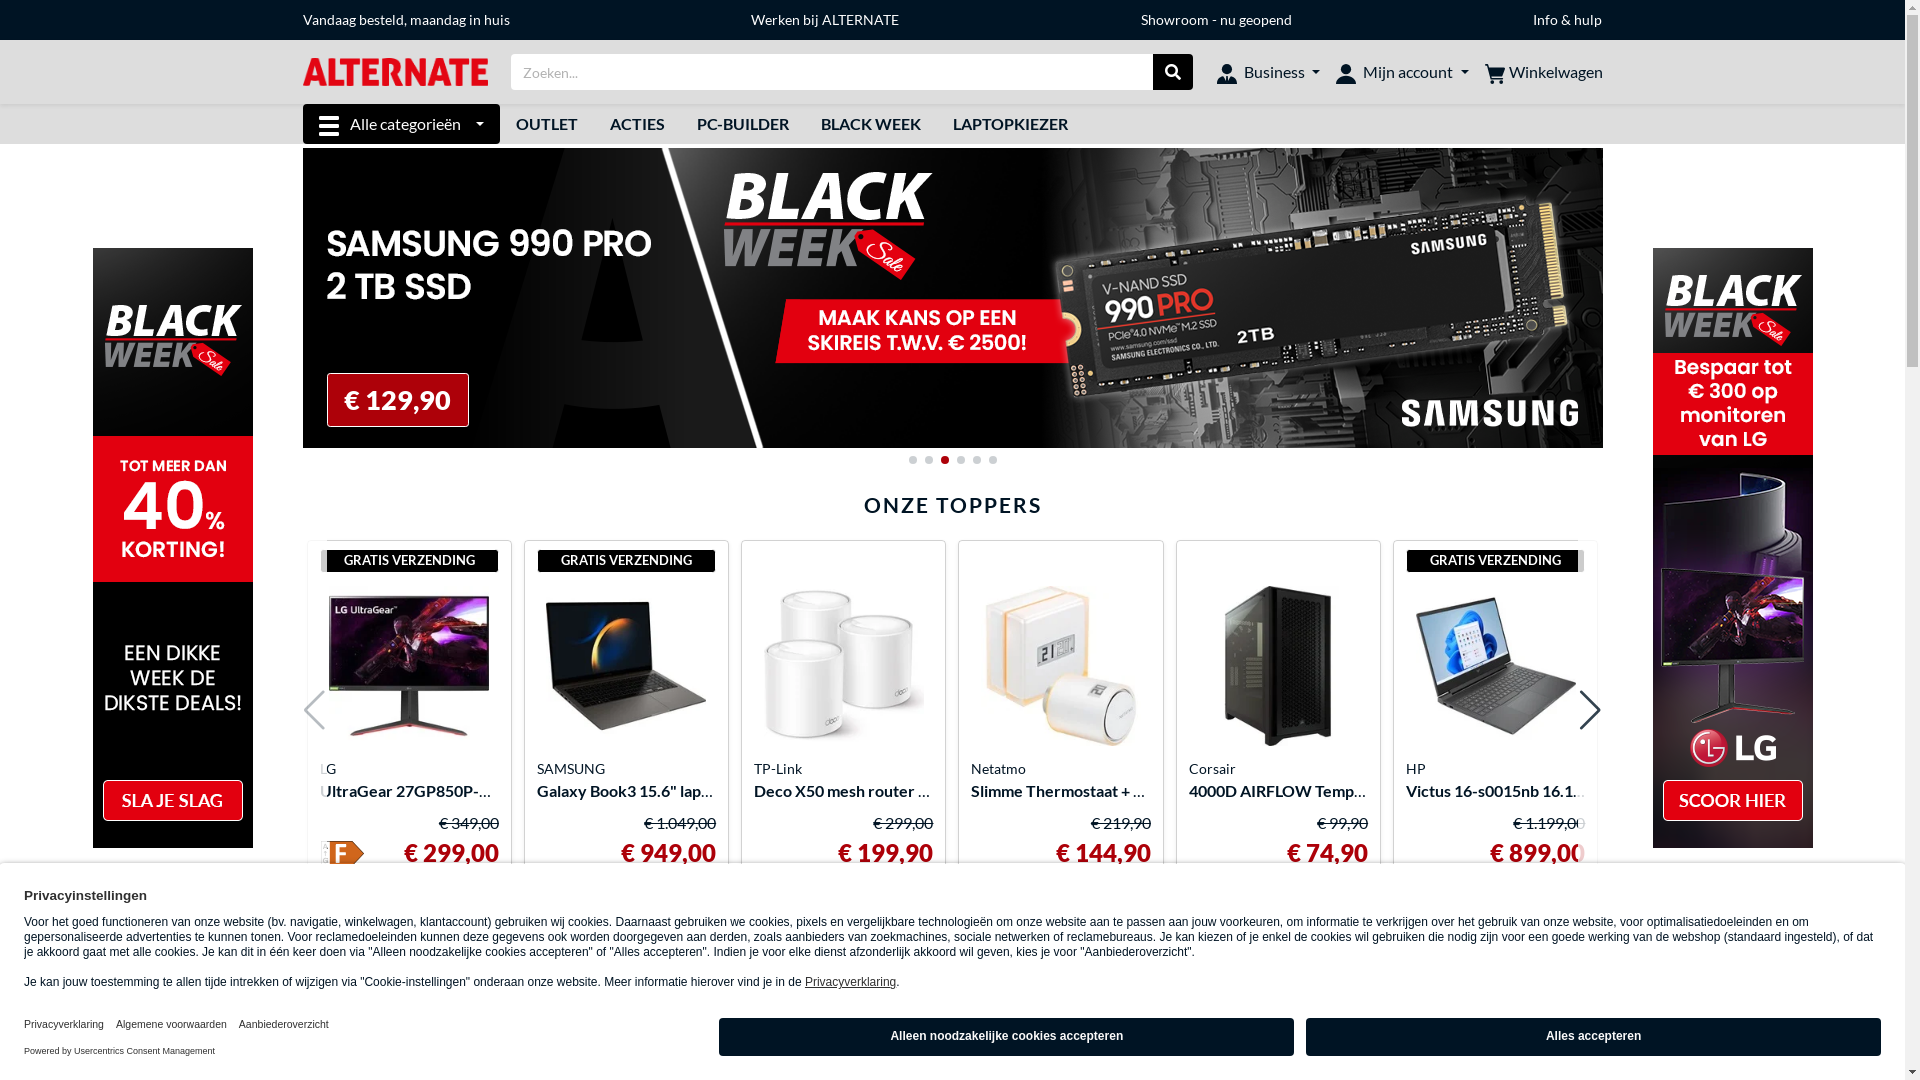 Image resolution: width=1920 pixels, height=1080 pixels. Describe the element at coordinates (593, 123) in the screenshot. I see `'ACTIES'` at that location.